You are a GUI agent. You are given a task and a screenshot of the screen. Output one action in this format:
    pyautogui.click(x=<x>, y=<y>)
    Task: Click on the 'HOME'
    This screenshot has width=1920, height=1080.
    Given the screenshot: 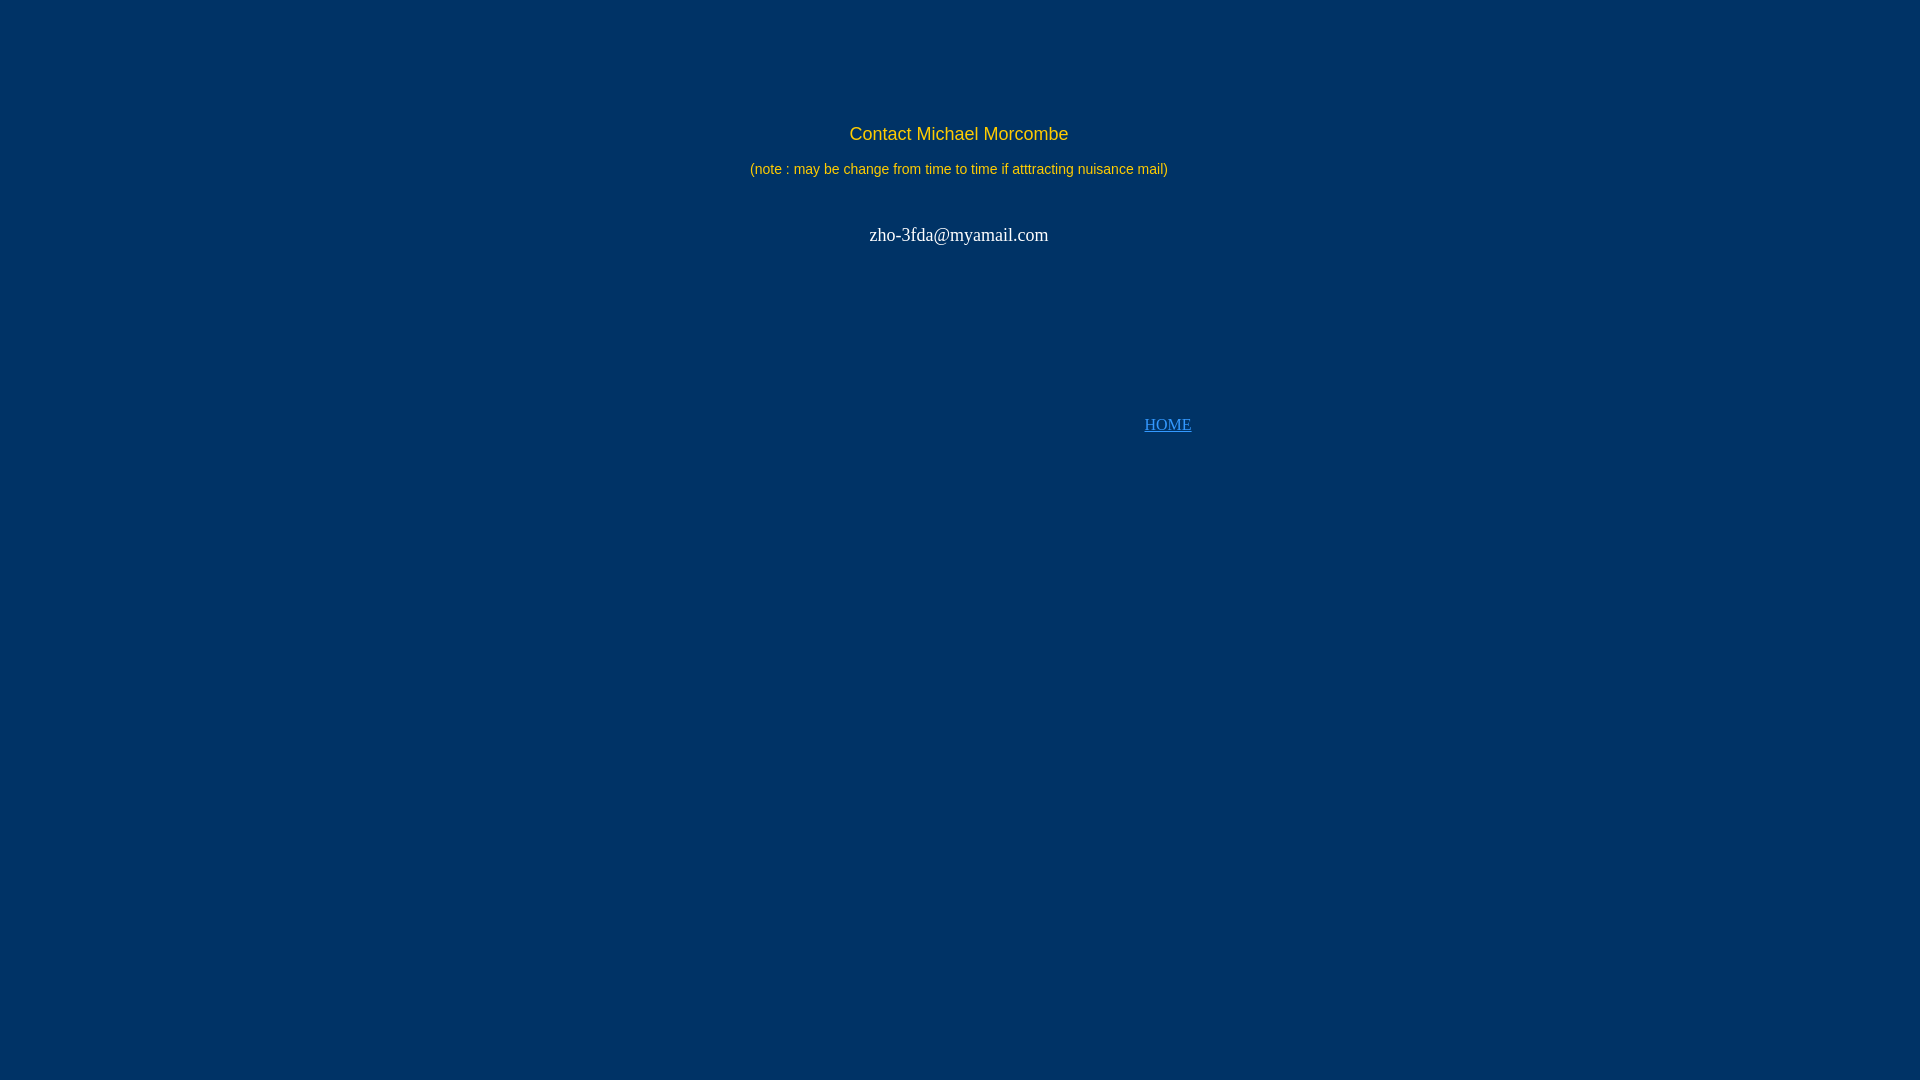 What is the action you would take?
    pyautogui.click(x=1167, y=423)
    